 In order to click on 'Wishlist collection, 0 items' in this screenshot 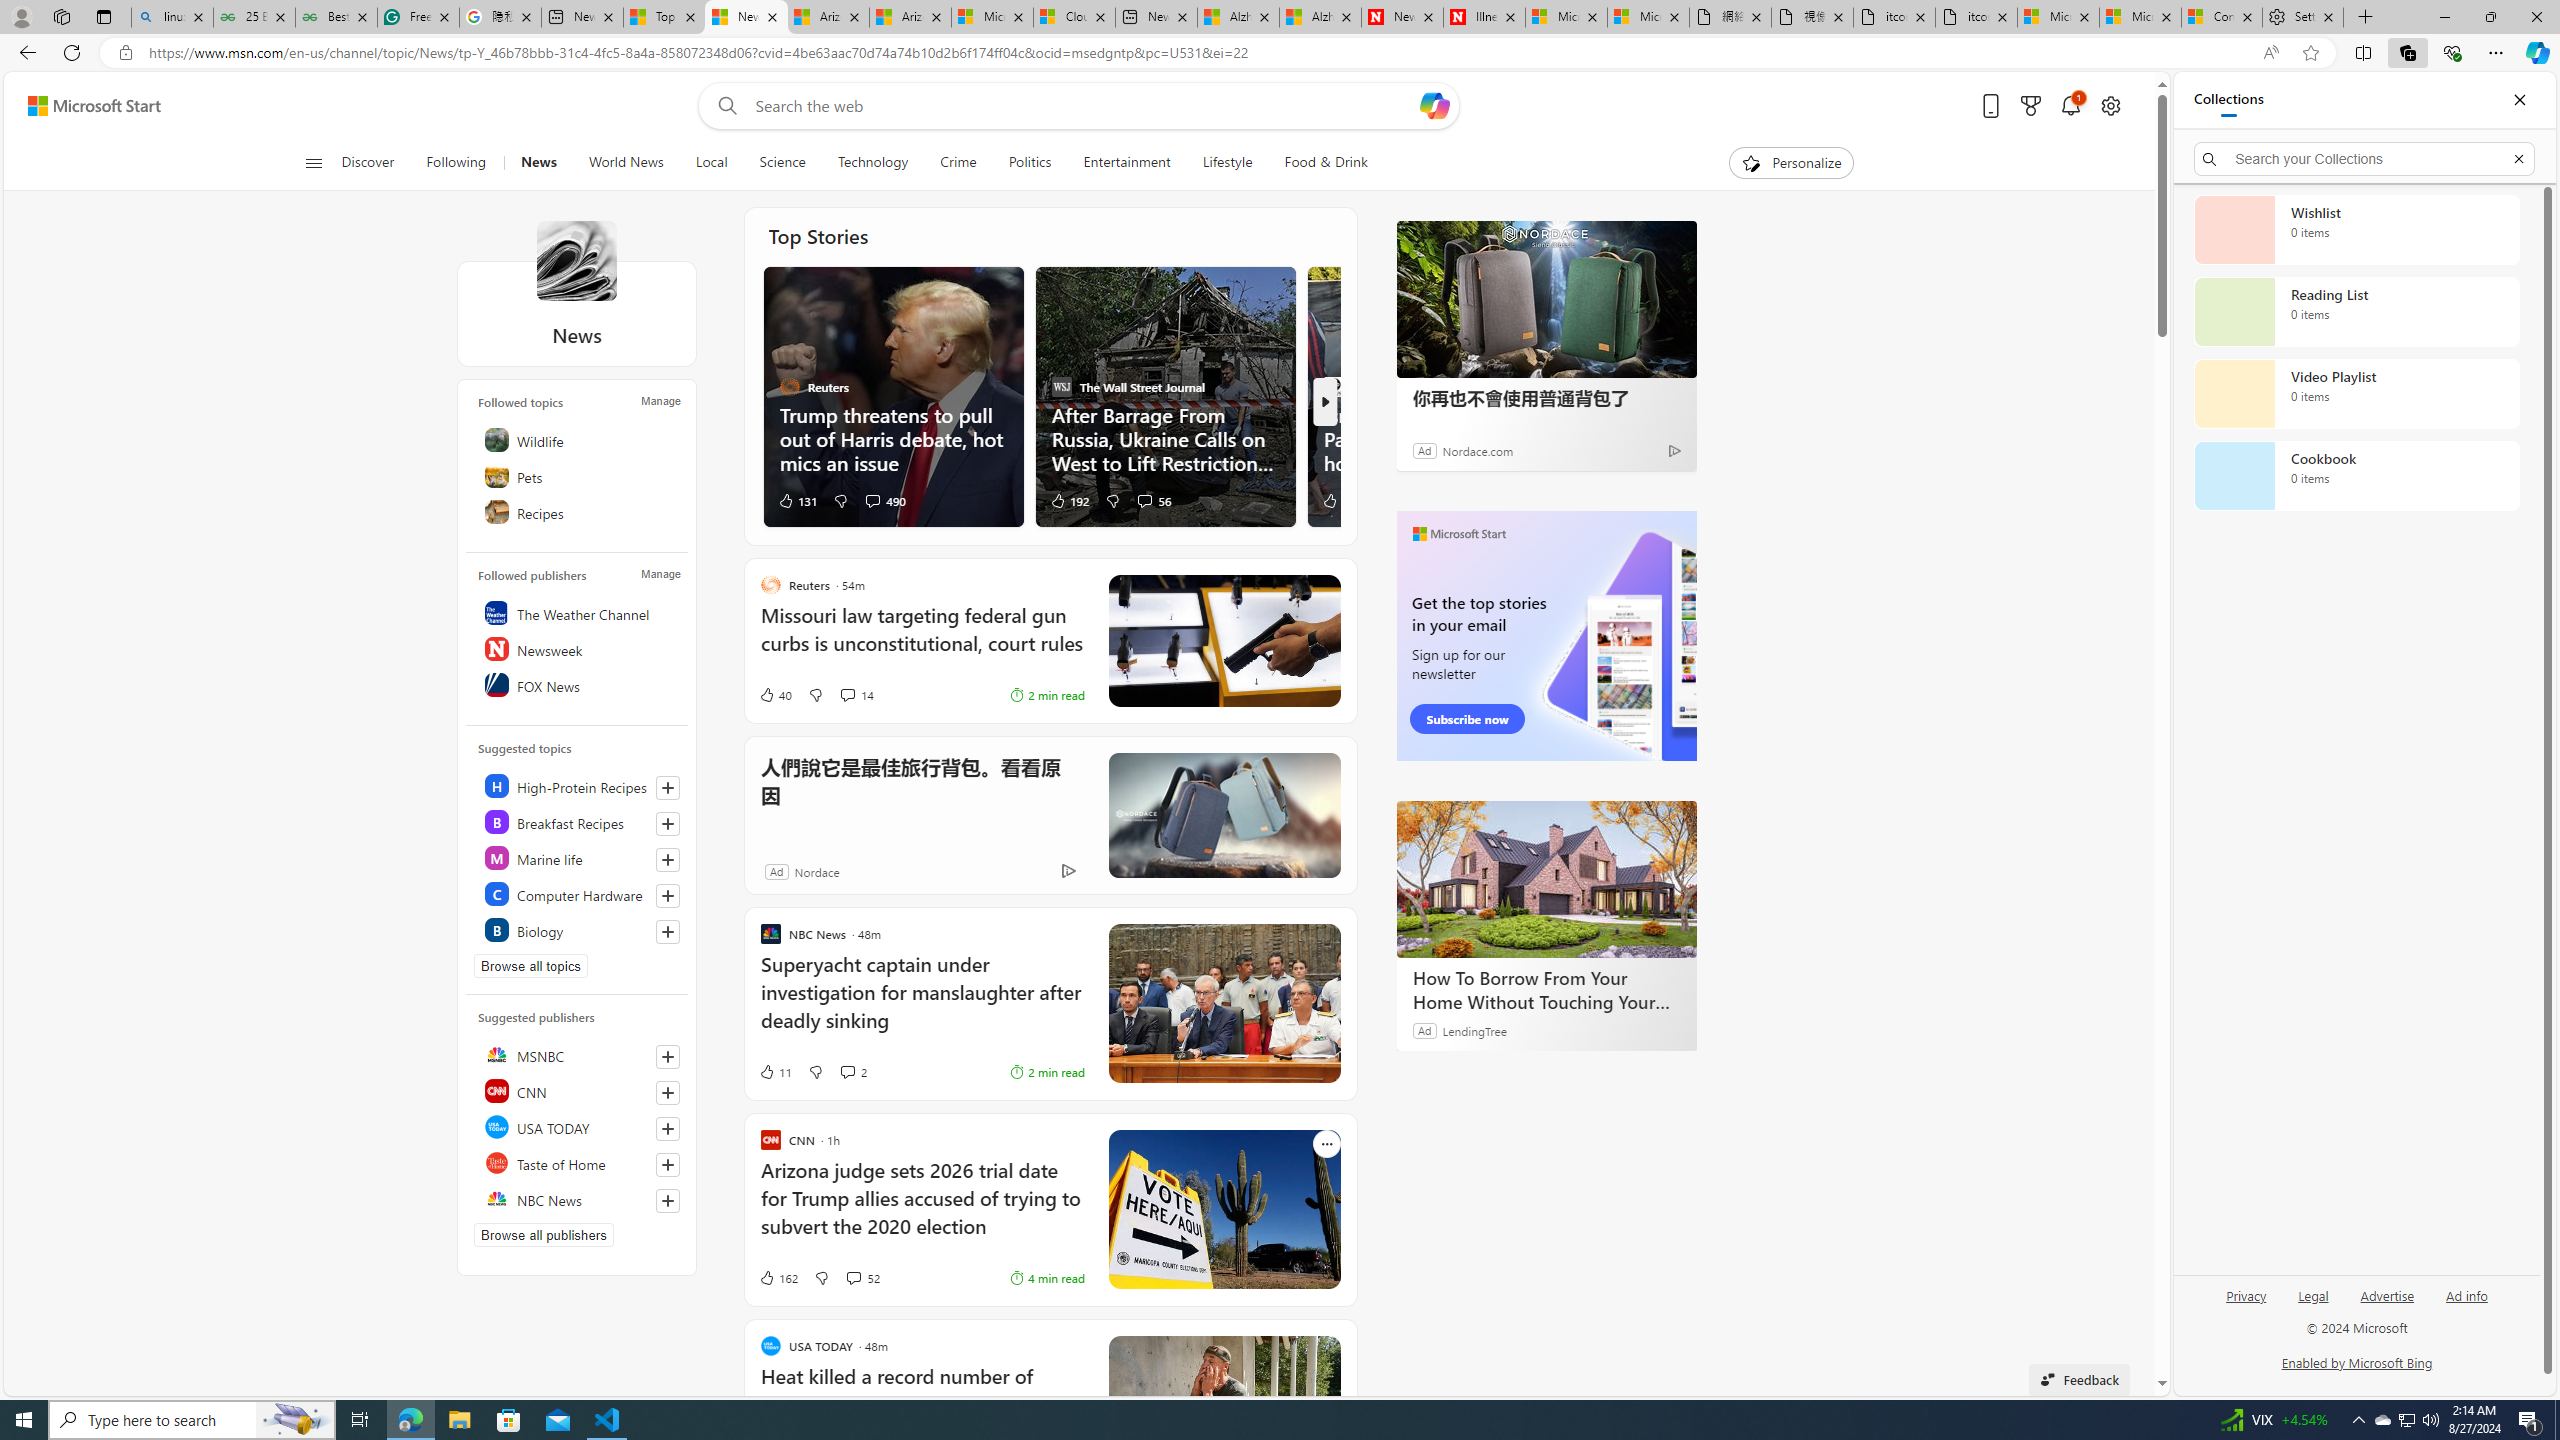, I will do `click(2356, 229)`.